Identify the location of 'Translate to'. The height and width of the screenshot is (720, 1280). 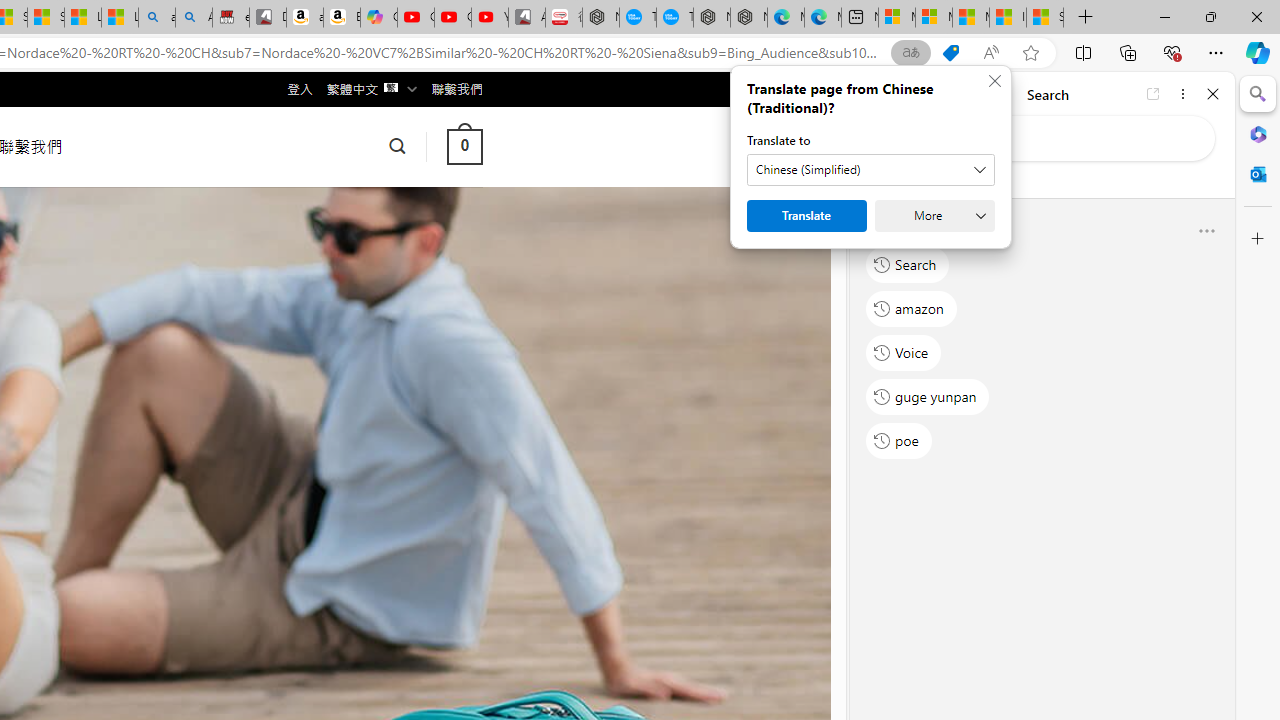
(871, 168).